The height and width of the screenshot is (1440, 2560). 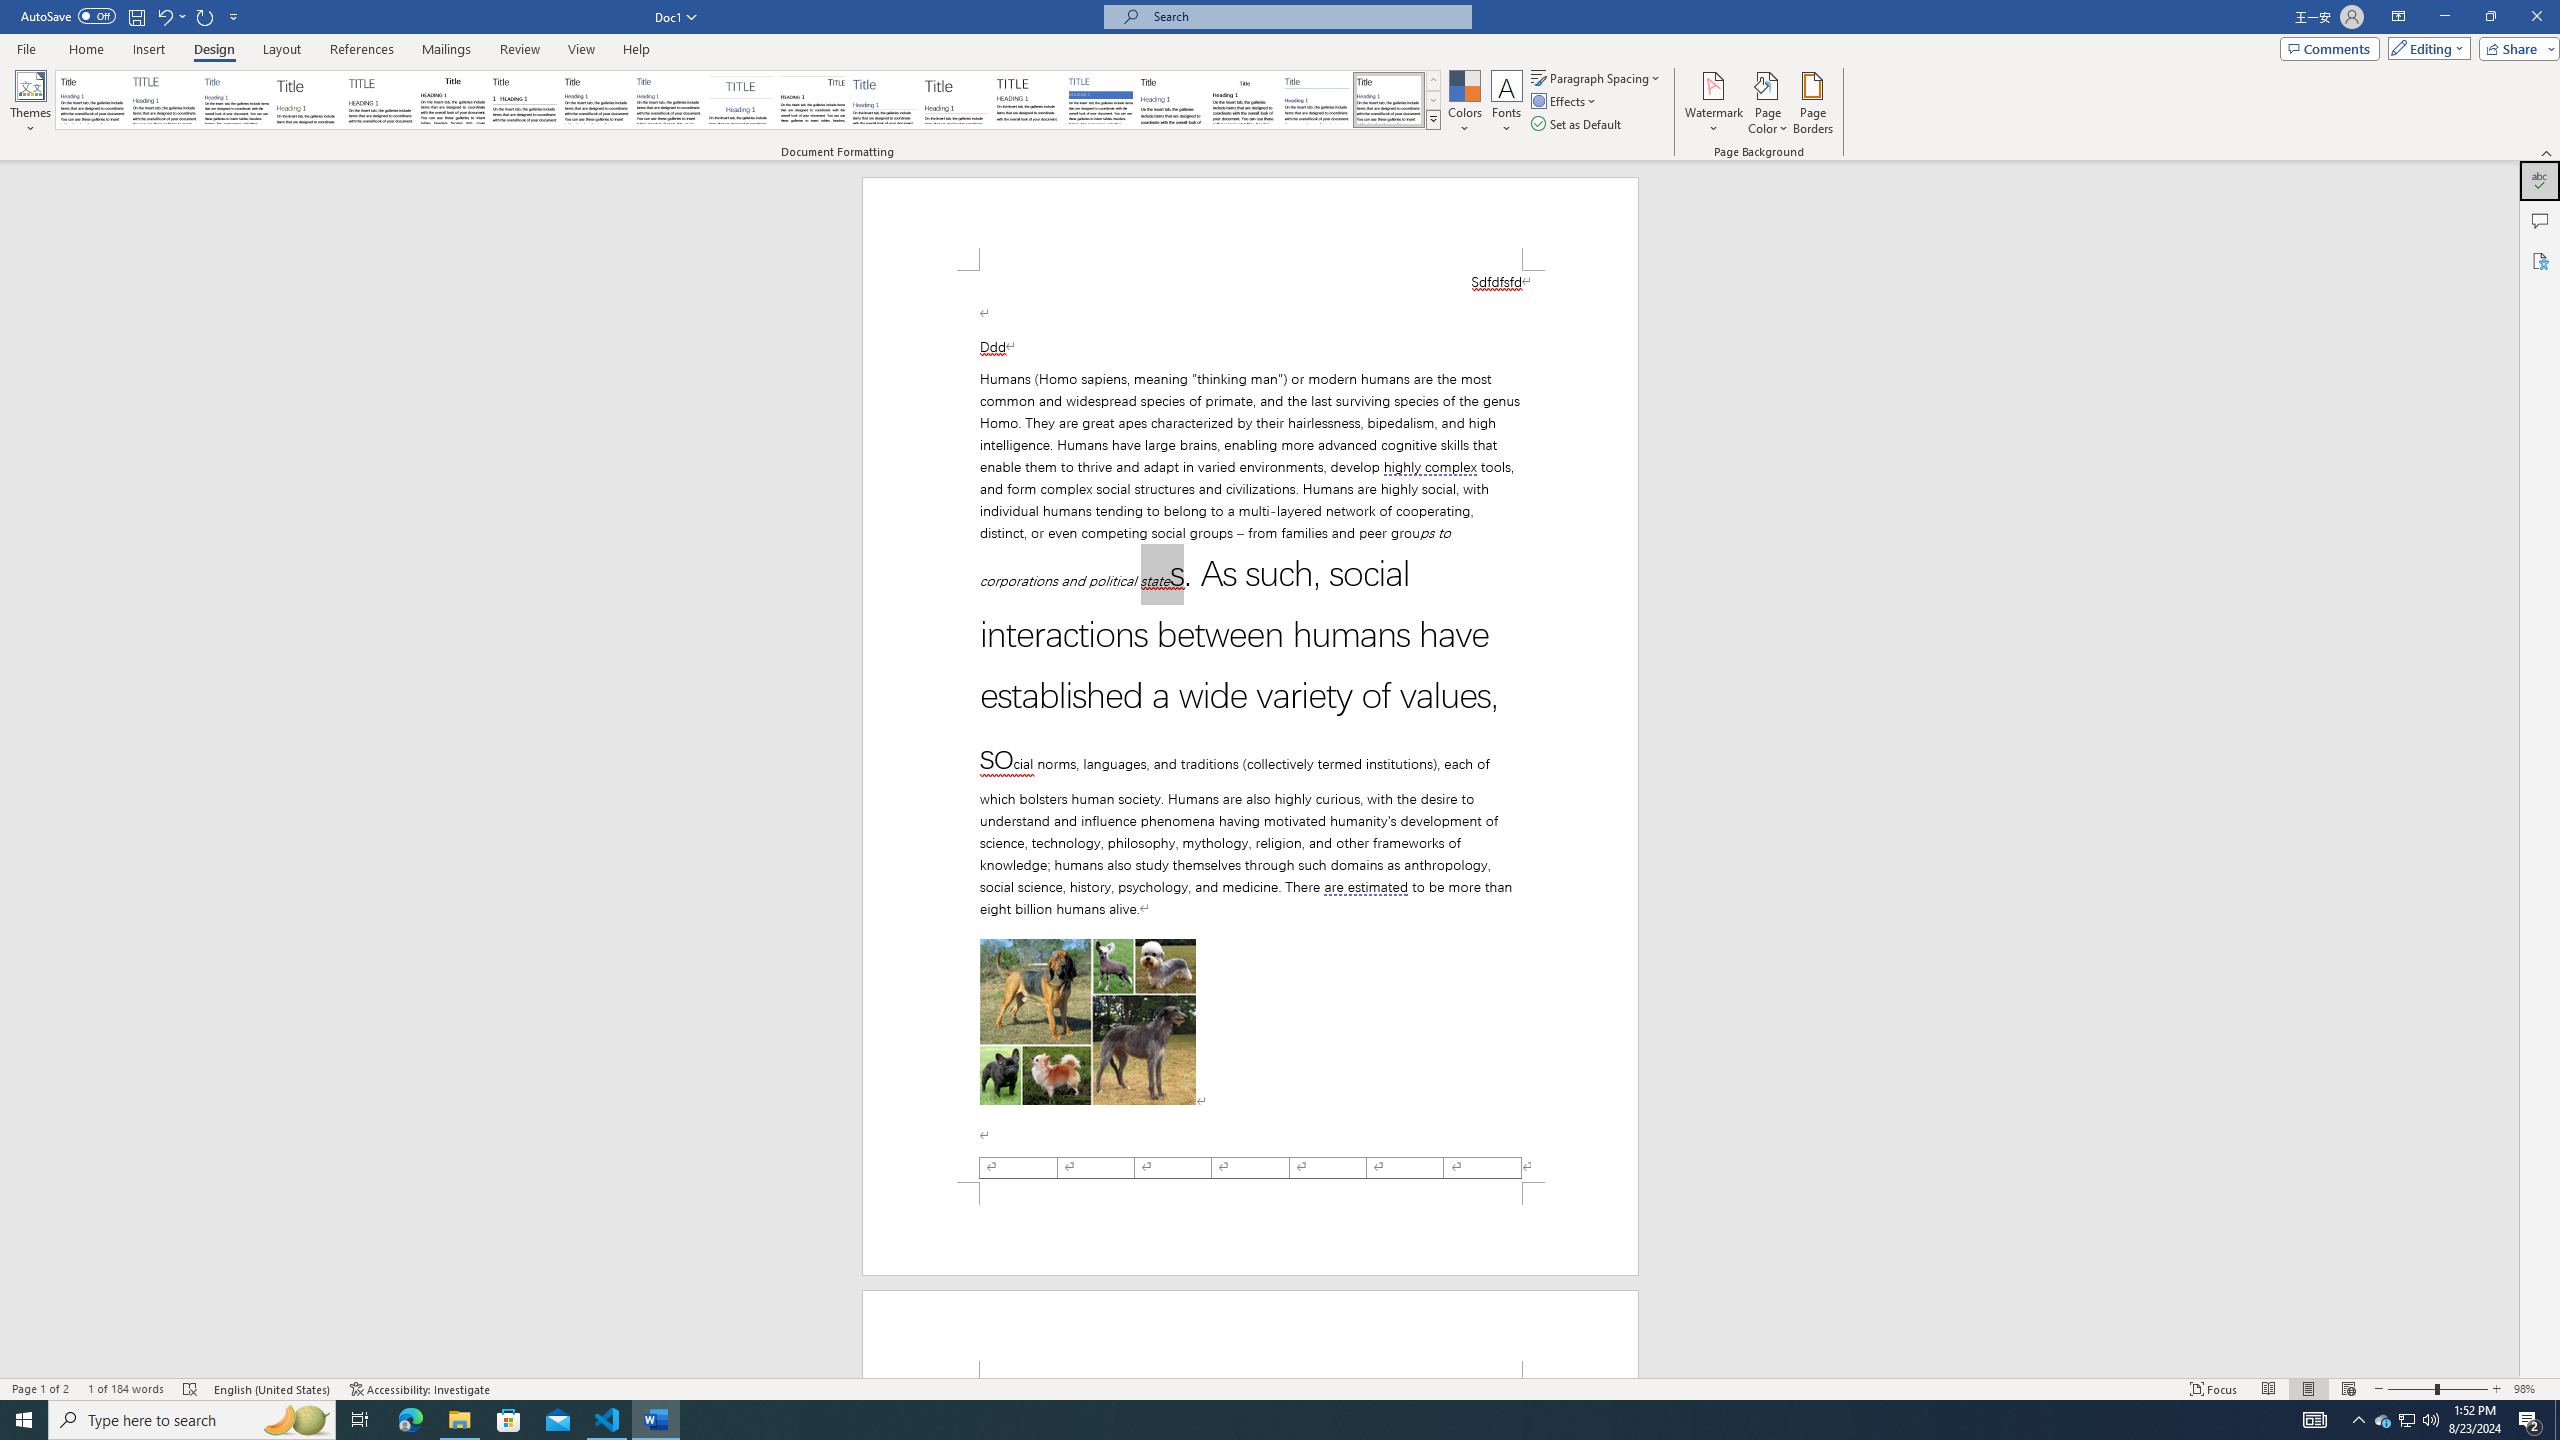 I want to click on 'Effects', so click(x=1565, y=99).